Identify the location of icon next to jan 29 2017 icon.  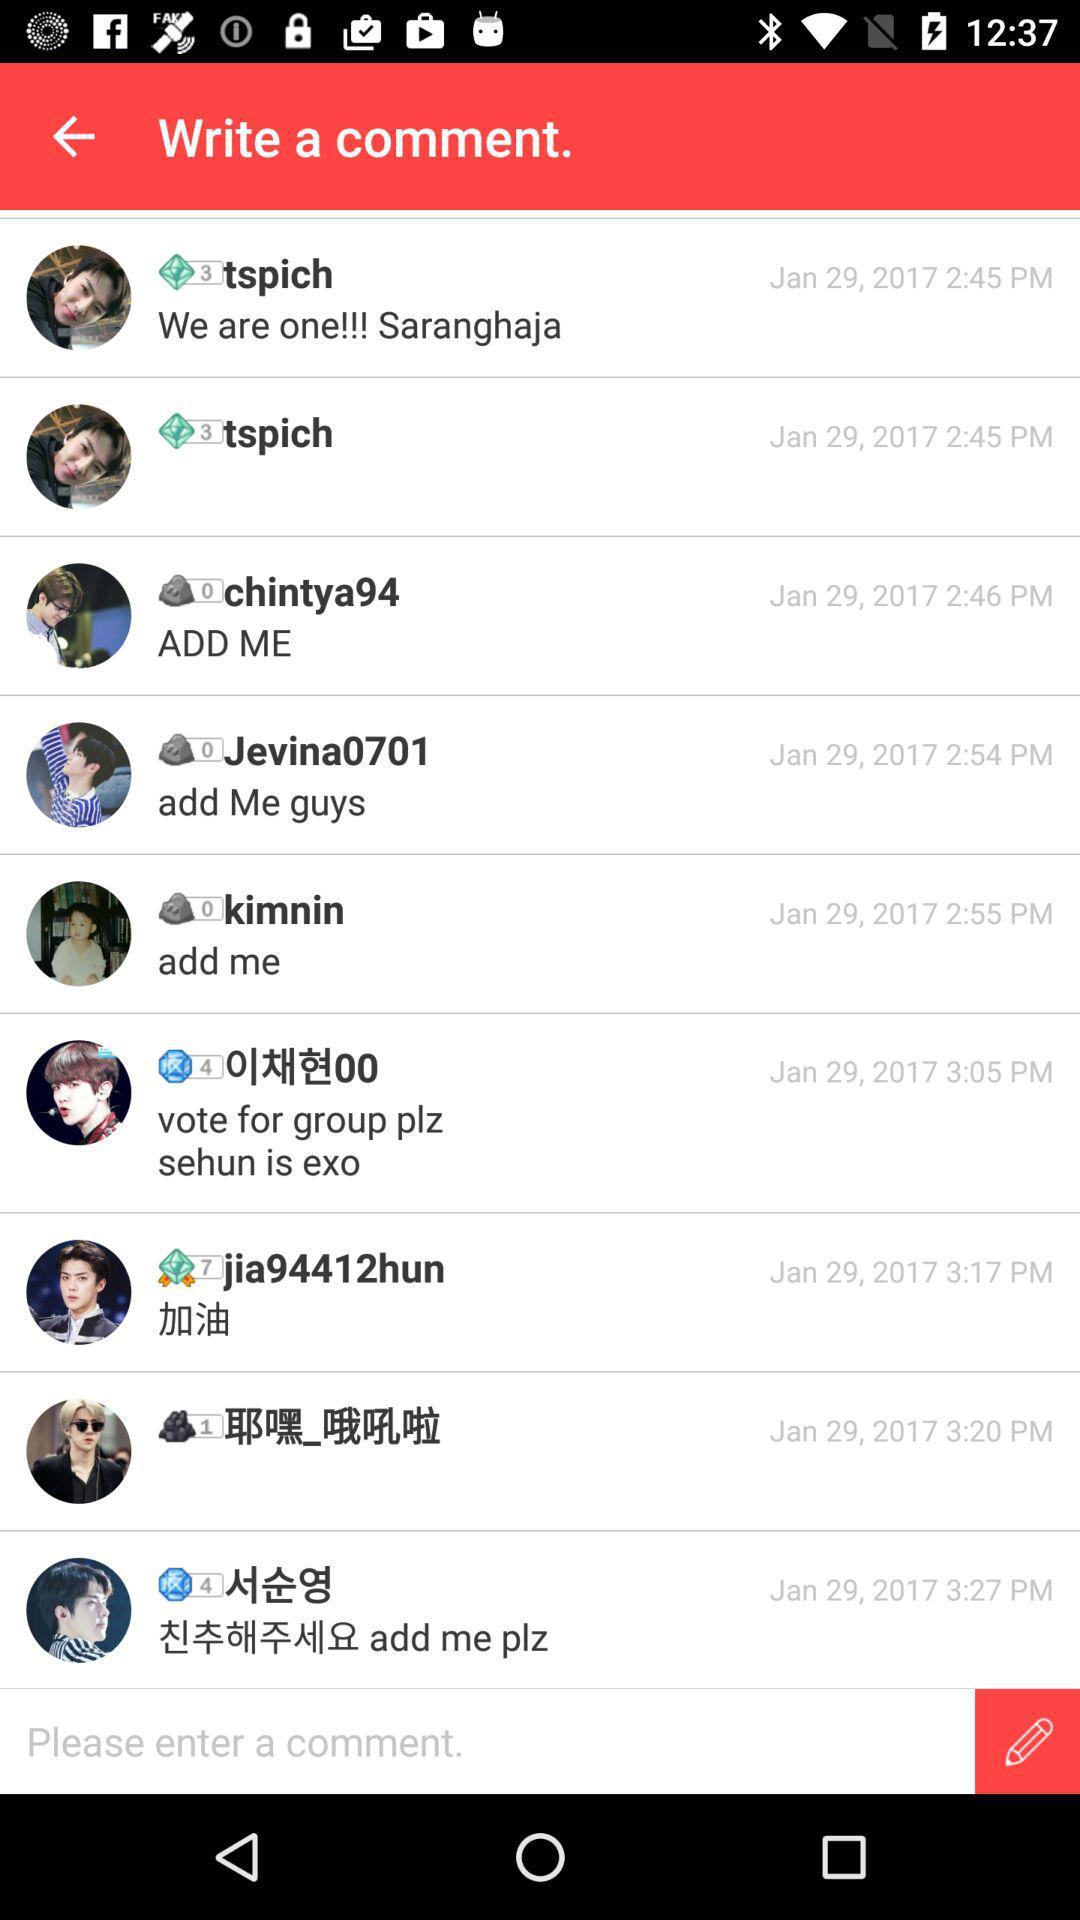
(489, 1065).